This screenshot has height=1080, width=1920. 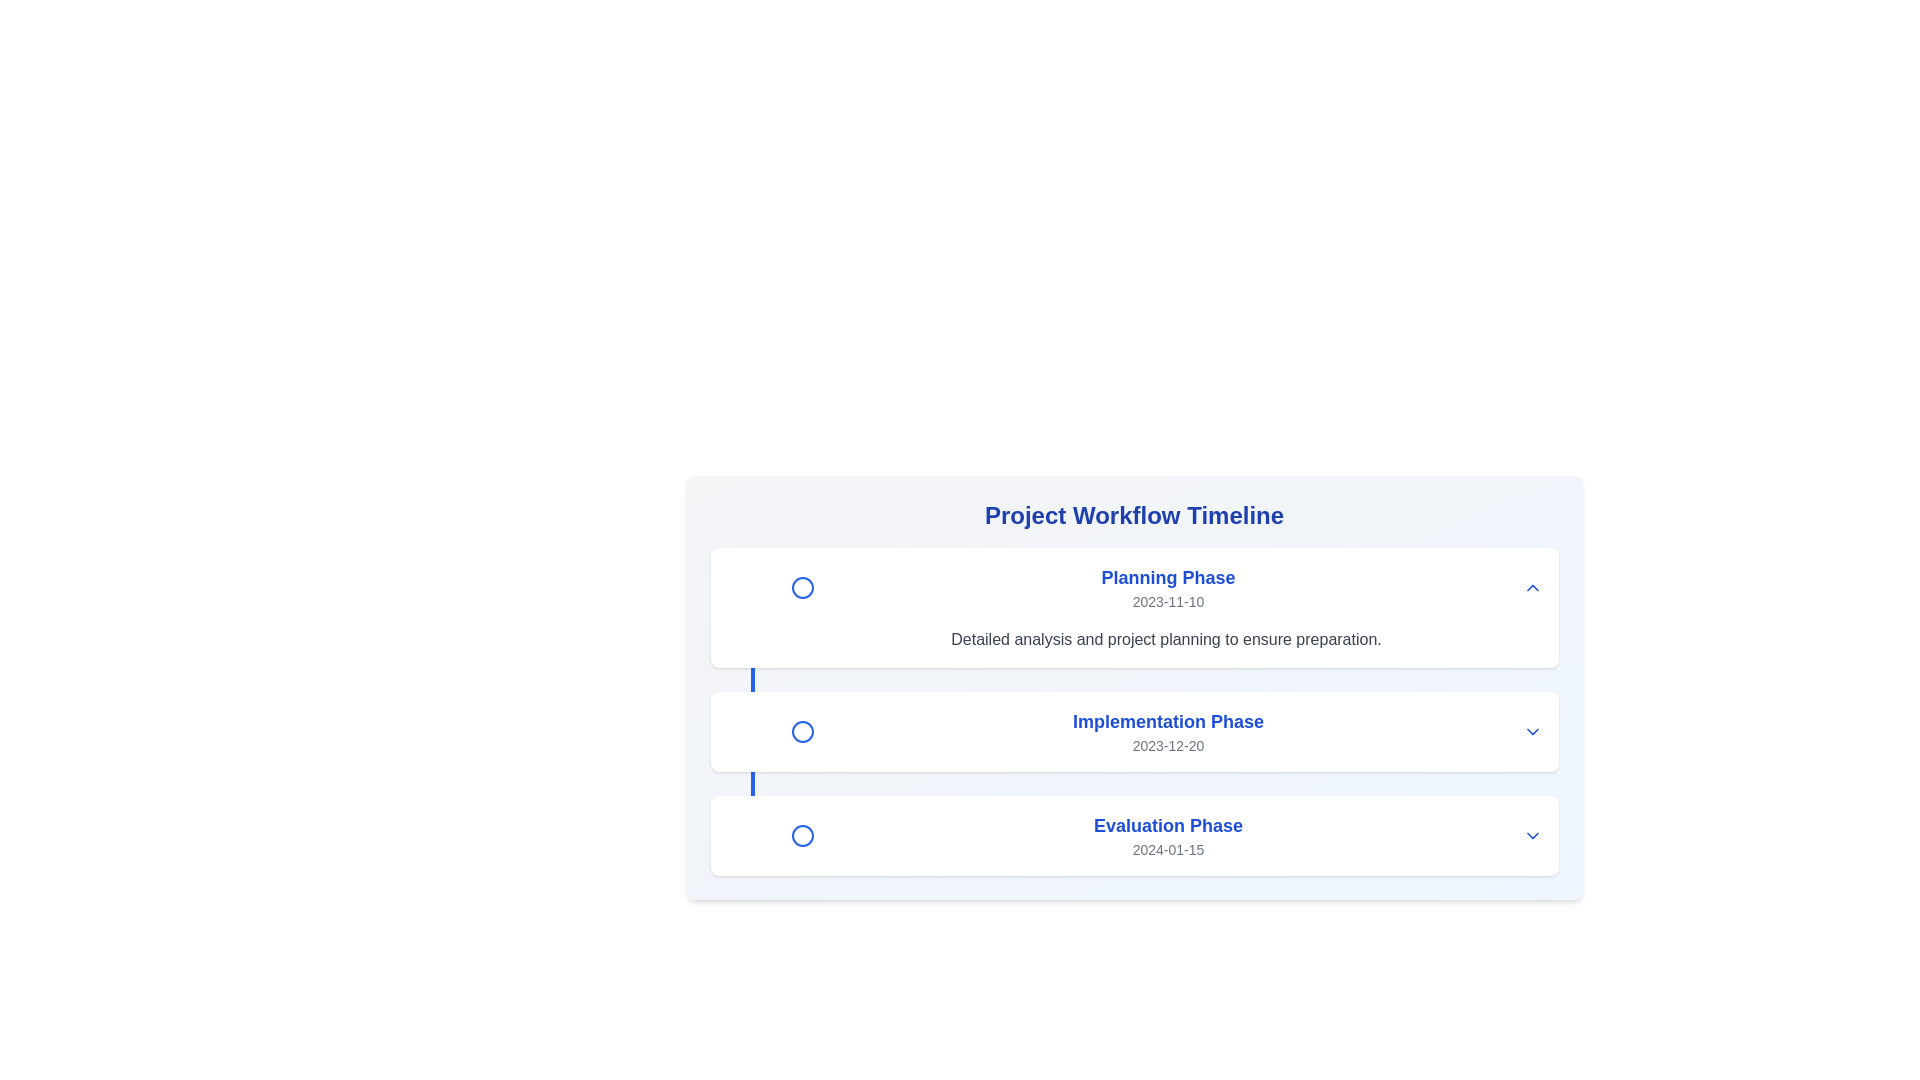 What do you see at coordinates (1166, 586) in the screenshot?
I see `the first Timeline entry in the Project Workflow Timeline, which is displayed within a white rounded rectangle` at bounding box center [1166, 586].